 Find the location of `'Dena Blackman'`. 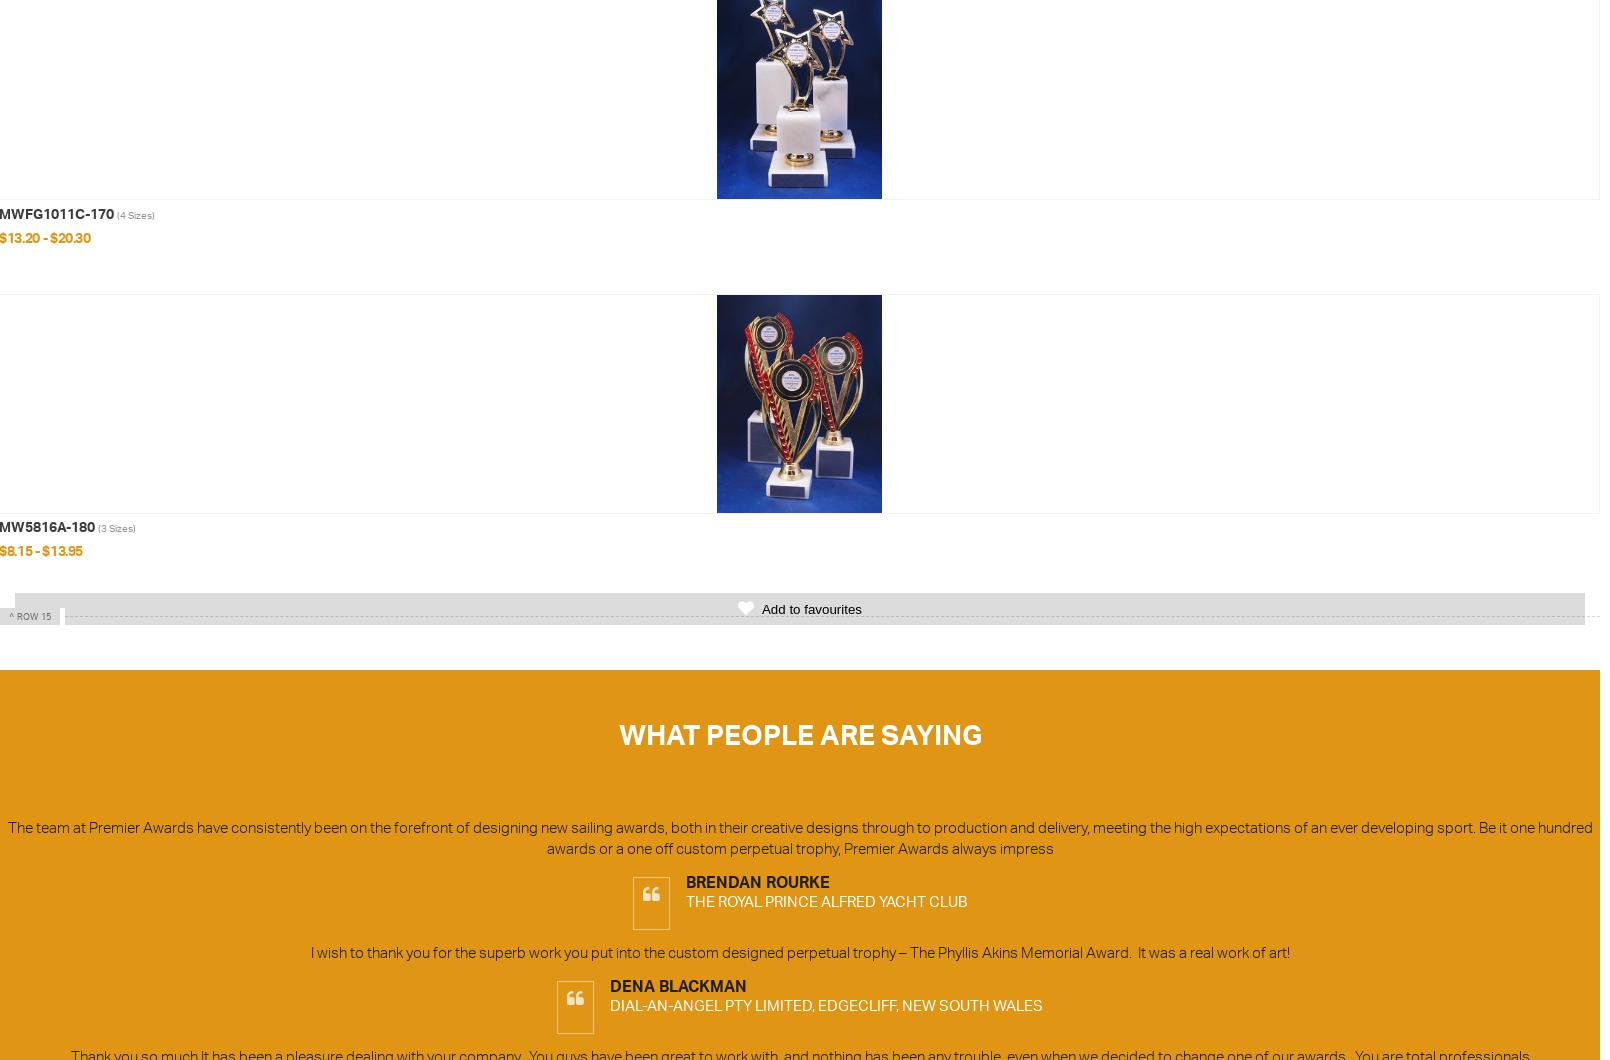

'Dena Blackman' is located at coordinates (677, 987).